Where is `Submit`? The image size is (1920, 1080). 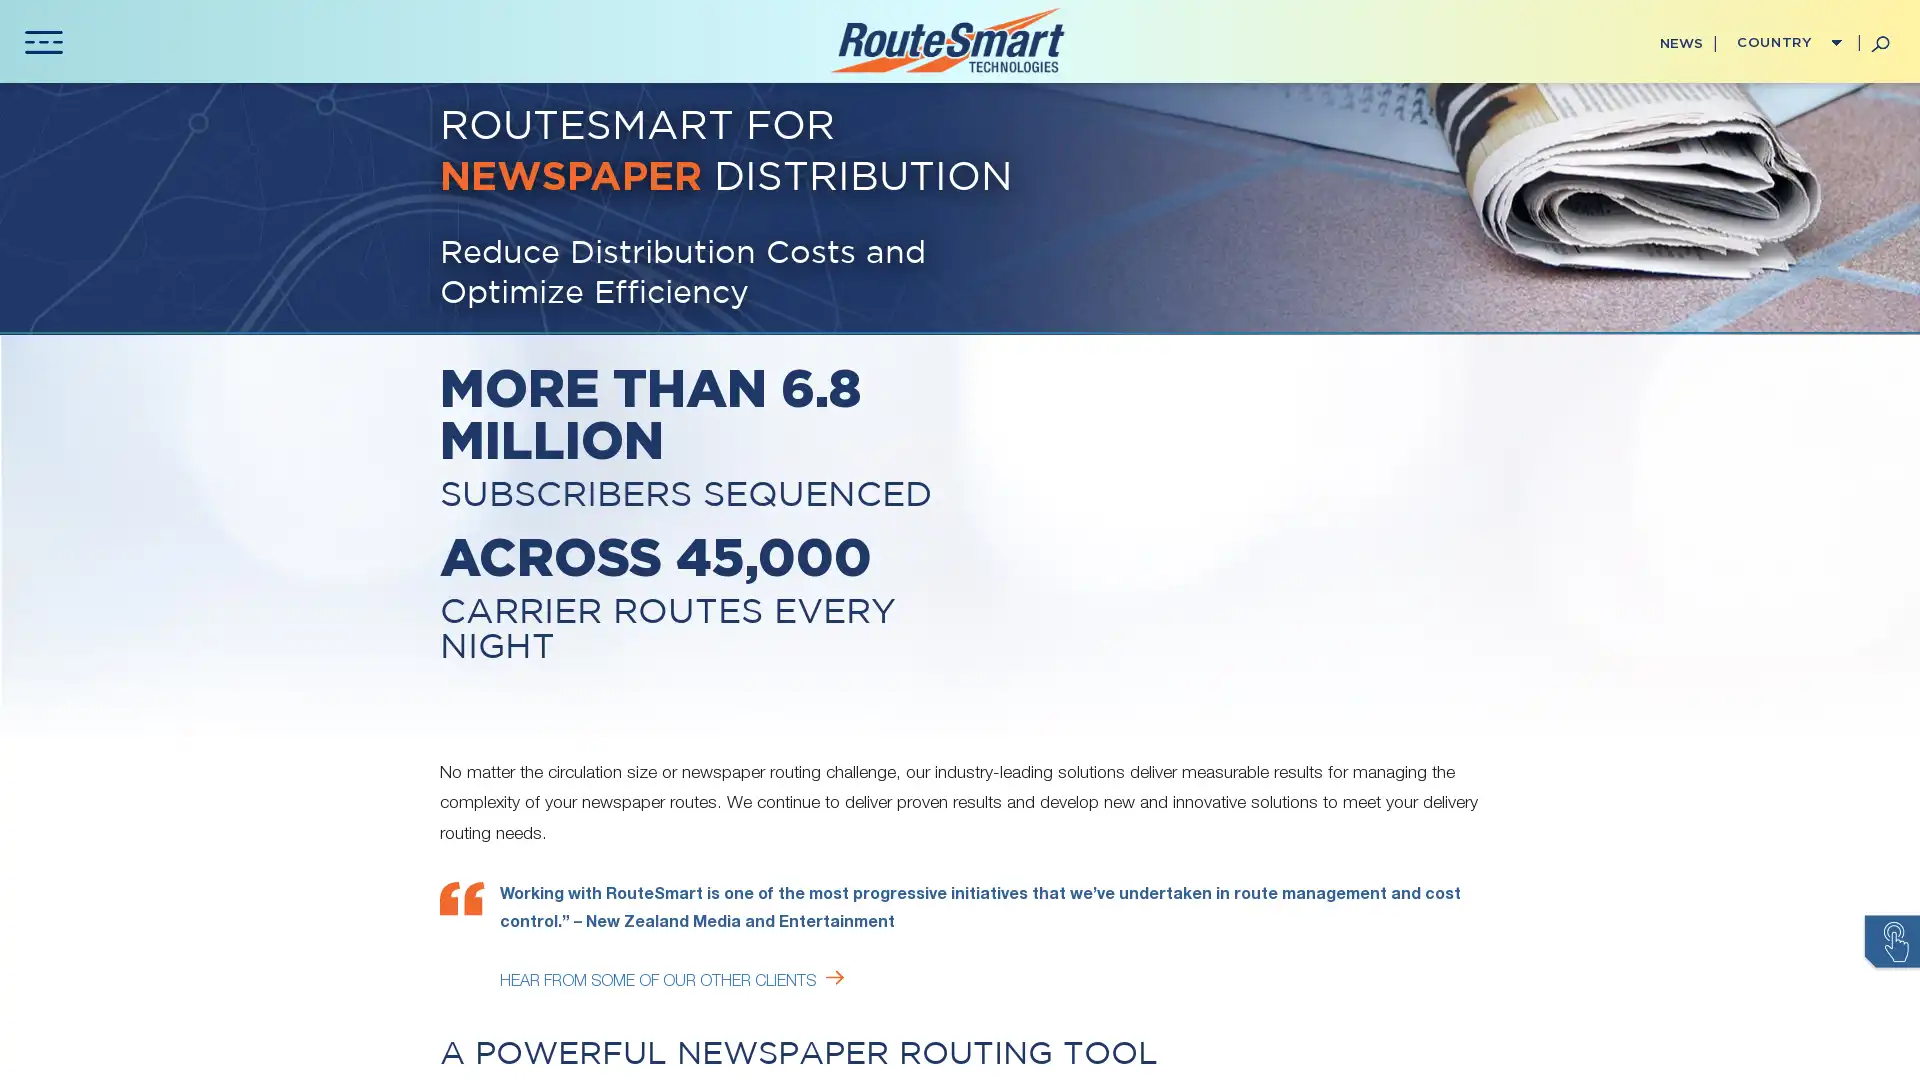
Submit is located at coordinates (489, 728).